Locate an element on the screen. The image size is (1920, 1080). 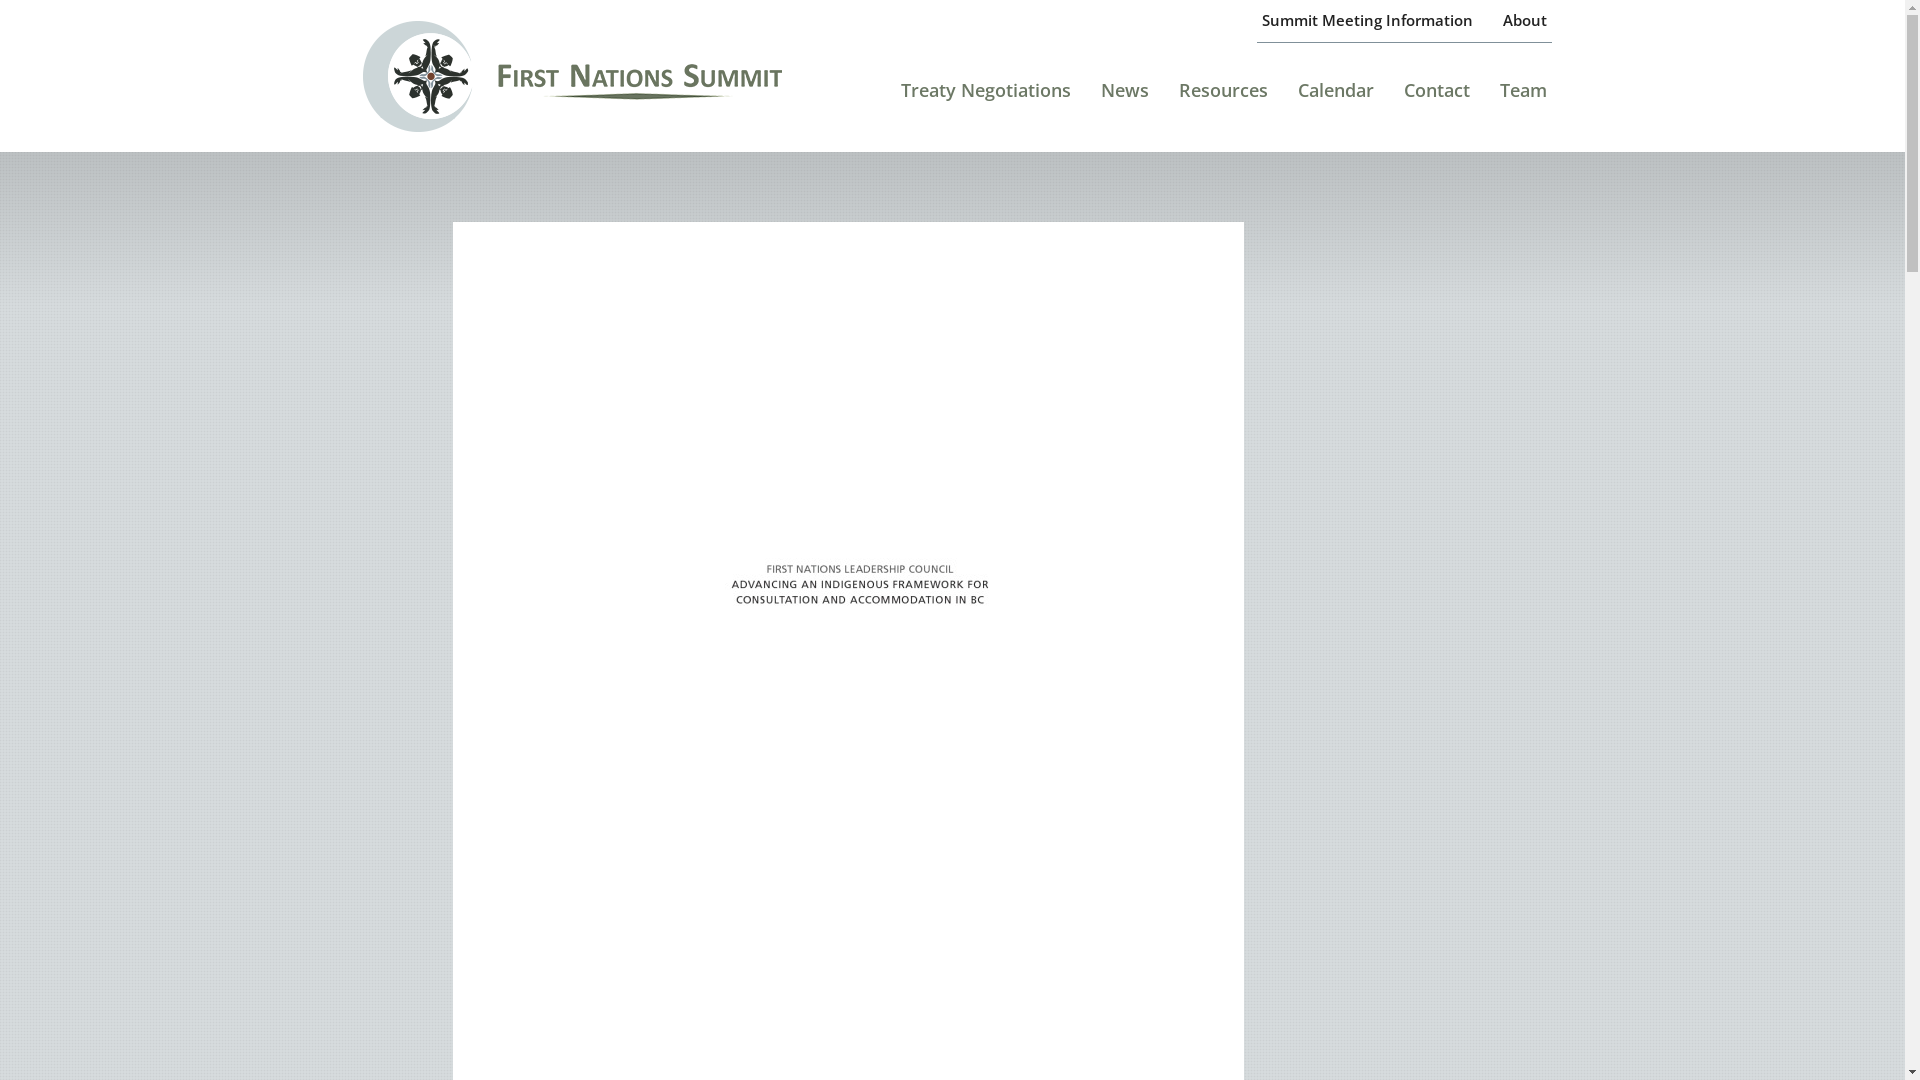
'Team' is located at coordinates (1522, 97).